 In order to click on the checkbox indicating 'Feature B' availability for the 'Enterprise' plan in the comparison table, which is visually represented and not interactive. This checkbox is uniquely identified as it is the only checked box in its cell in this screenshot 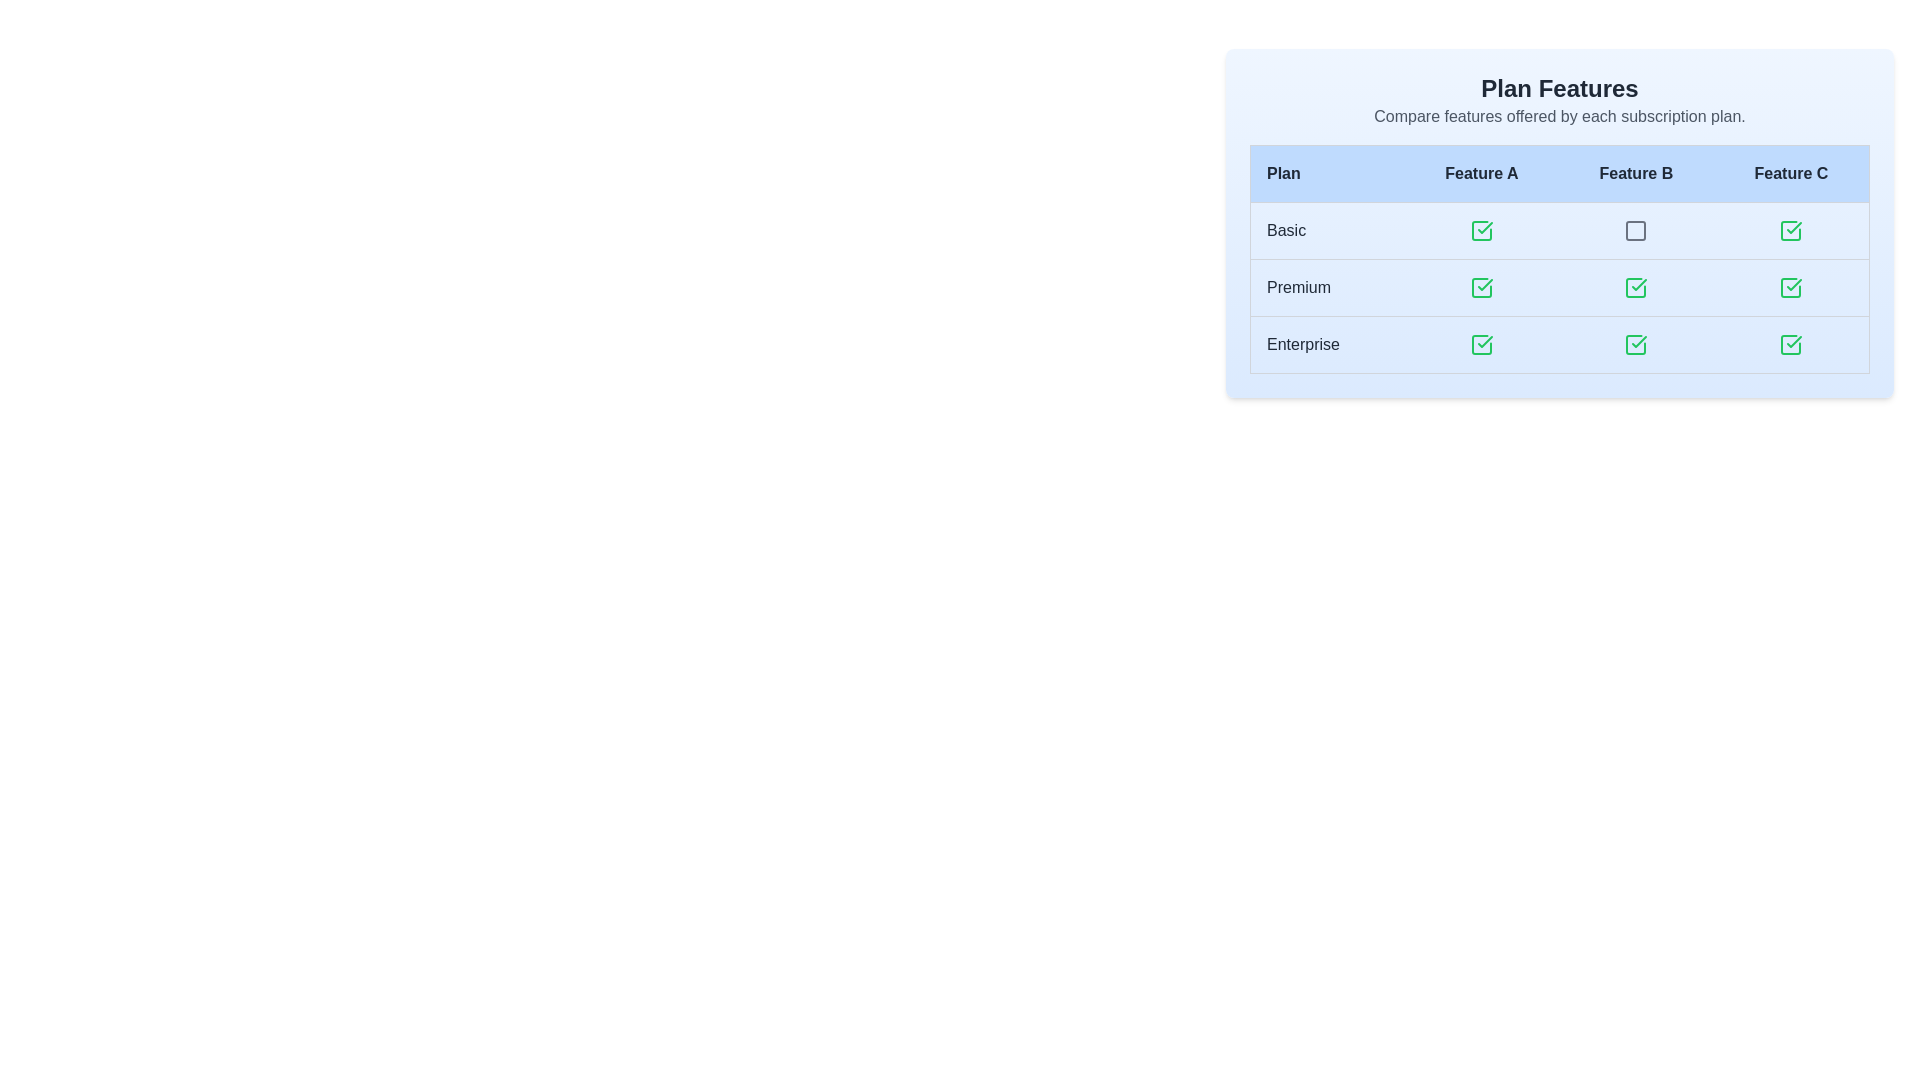, I will do `click(1636, 343)`.